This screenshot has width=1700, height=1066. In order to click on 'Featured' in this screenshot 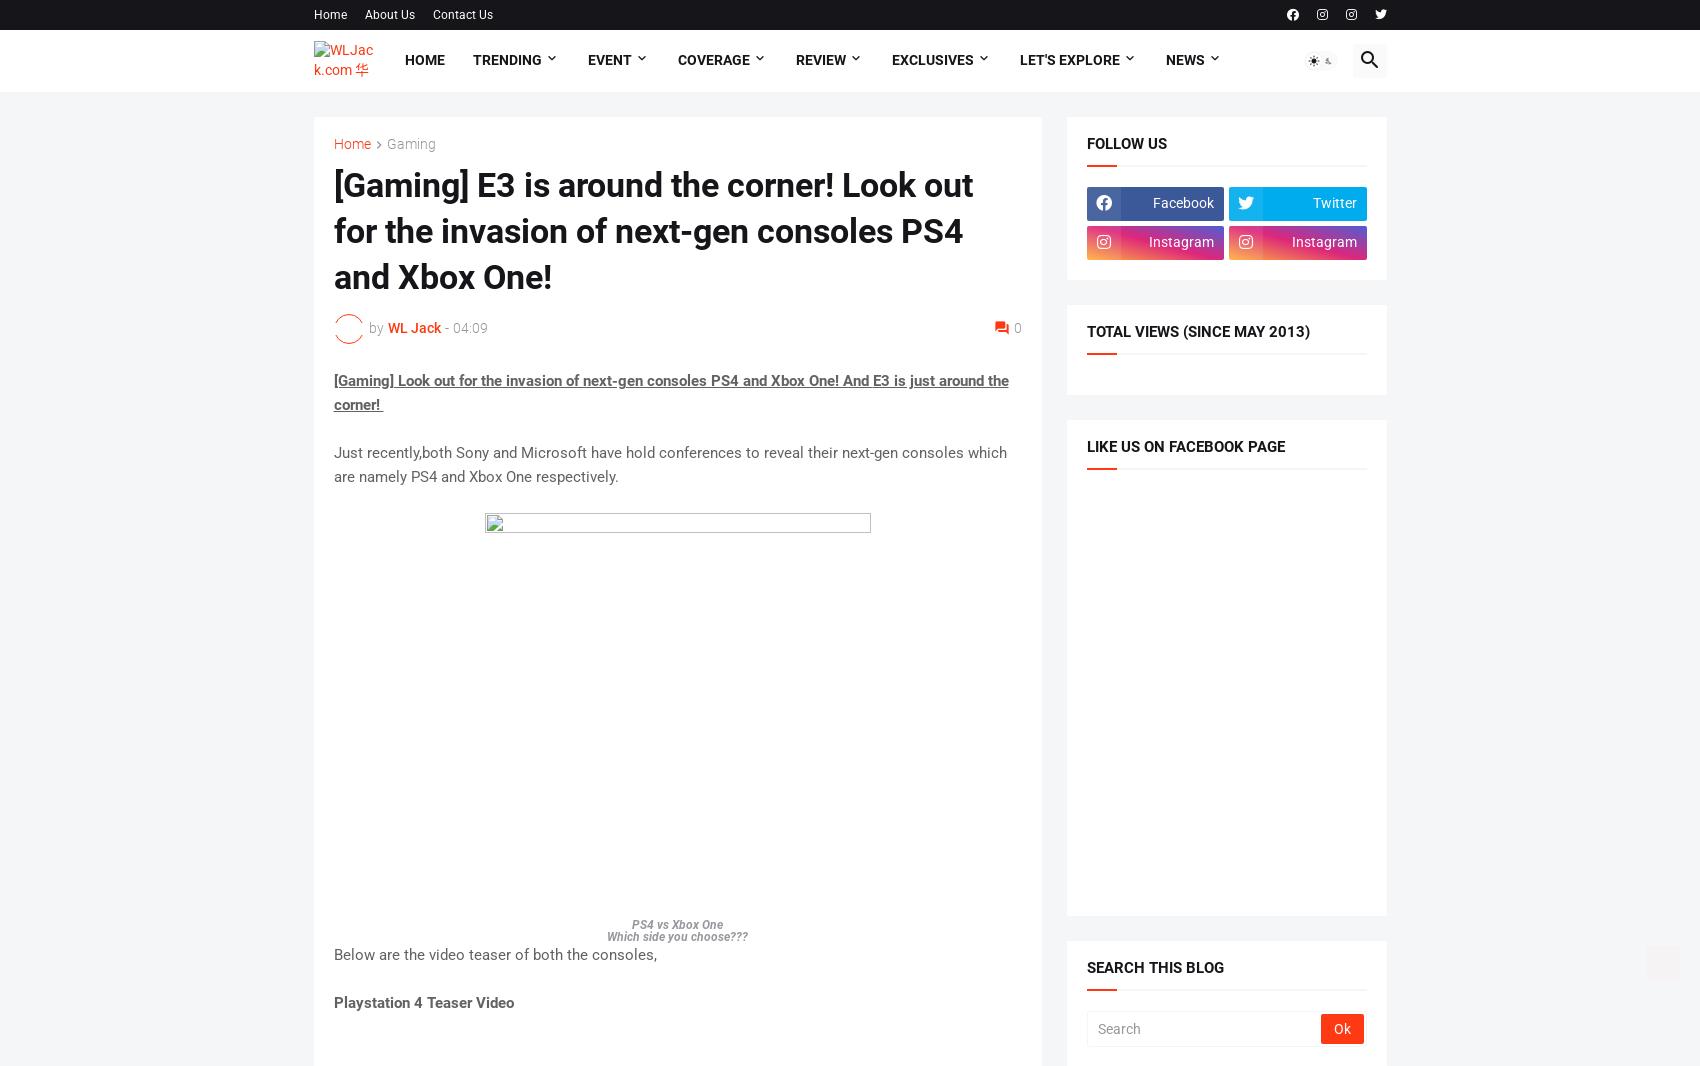, I will do `click(360, 198)`.